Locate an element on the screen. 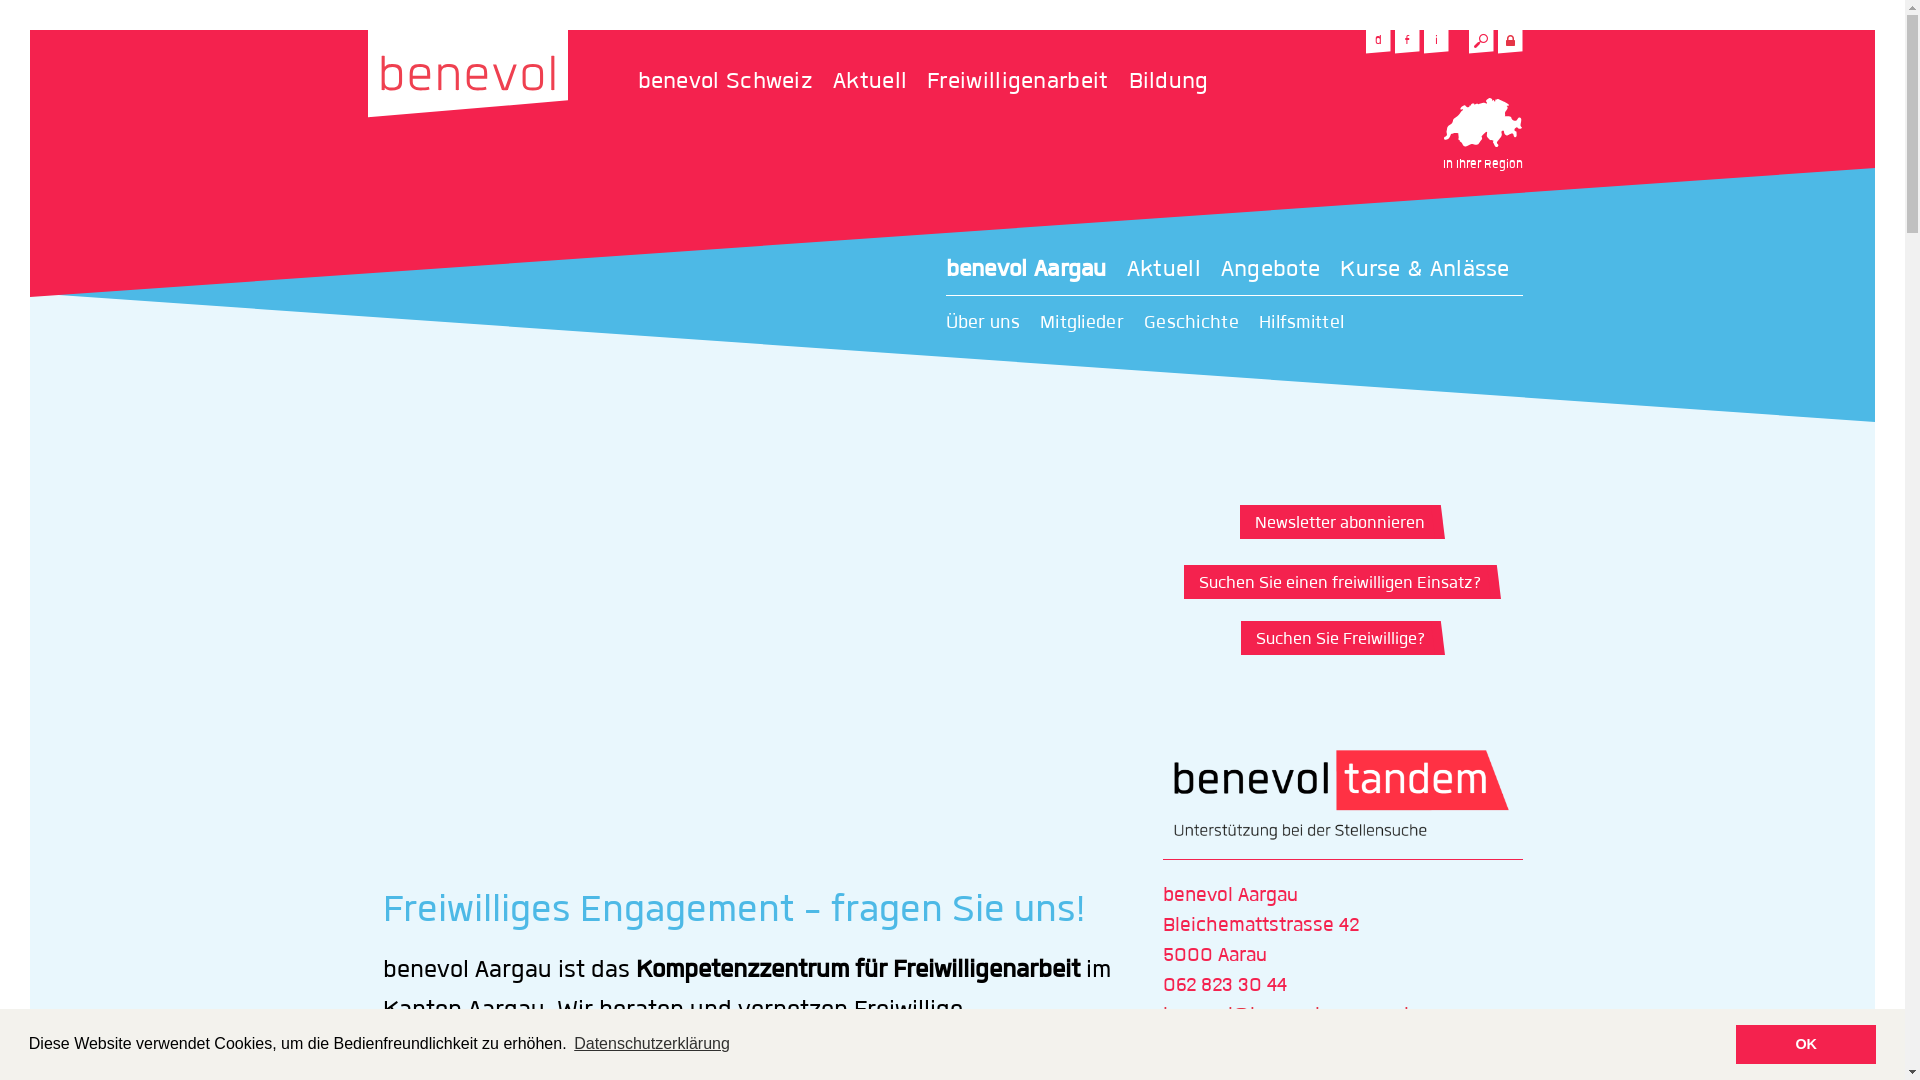 This screenshot has height=1080, width=1920. 'In Ihrer Region' is located at coordinates (1441, 136).